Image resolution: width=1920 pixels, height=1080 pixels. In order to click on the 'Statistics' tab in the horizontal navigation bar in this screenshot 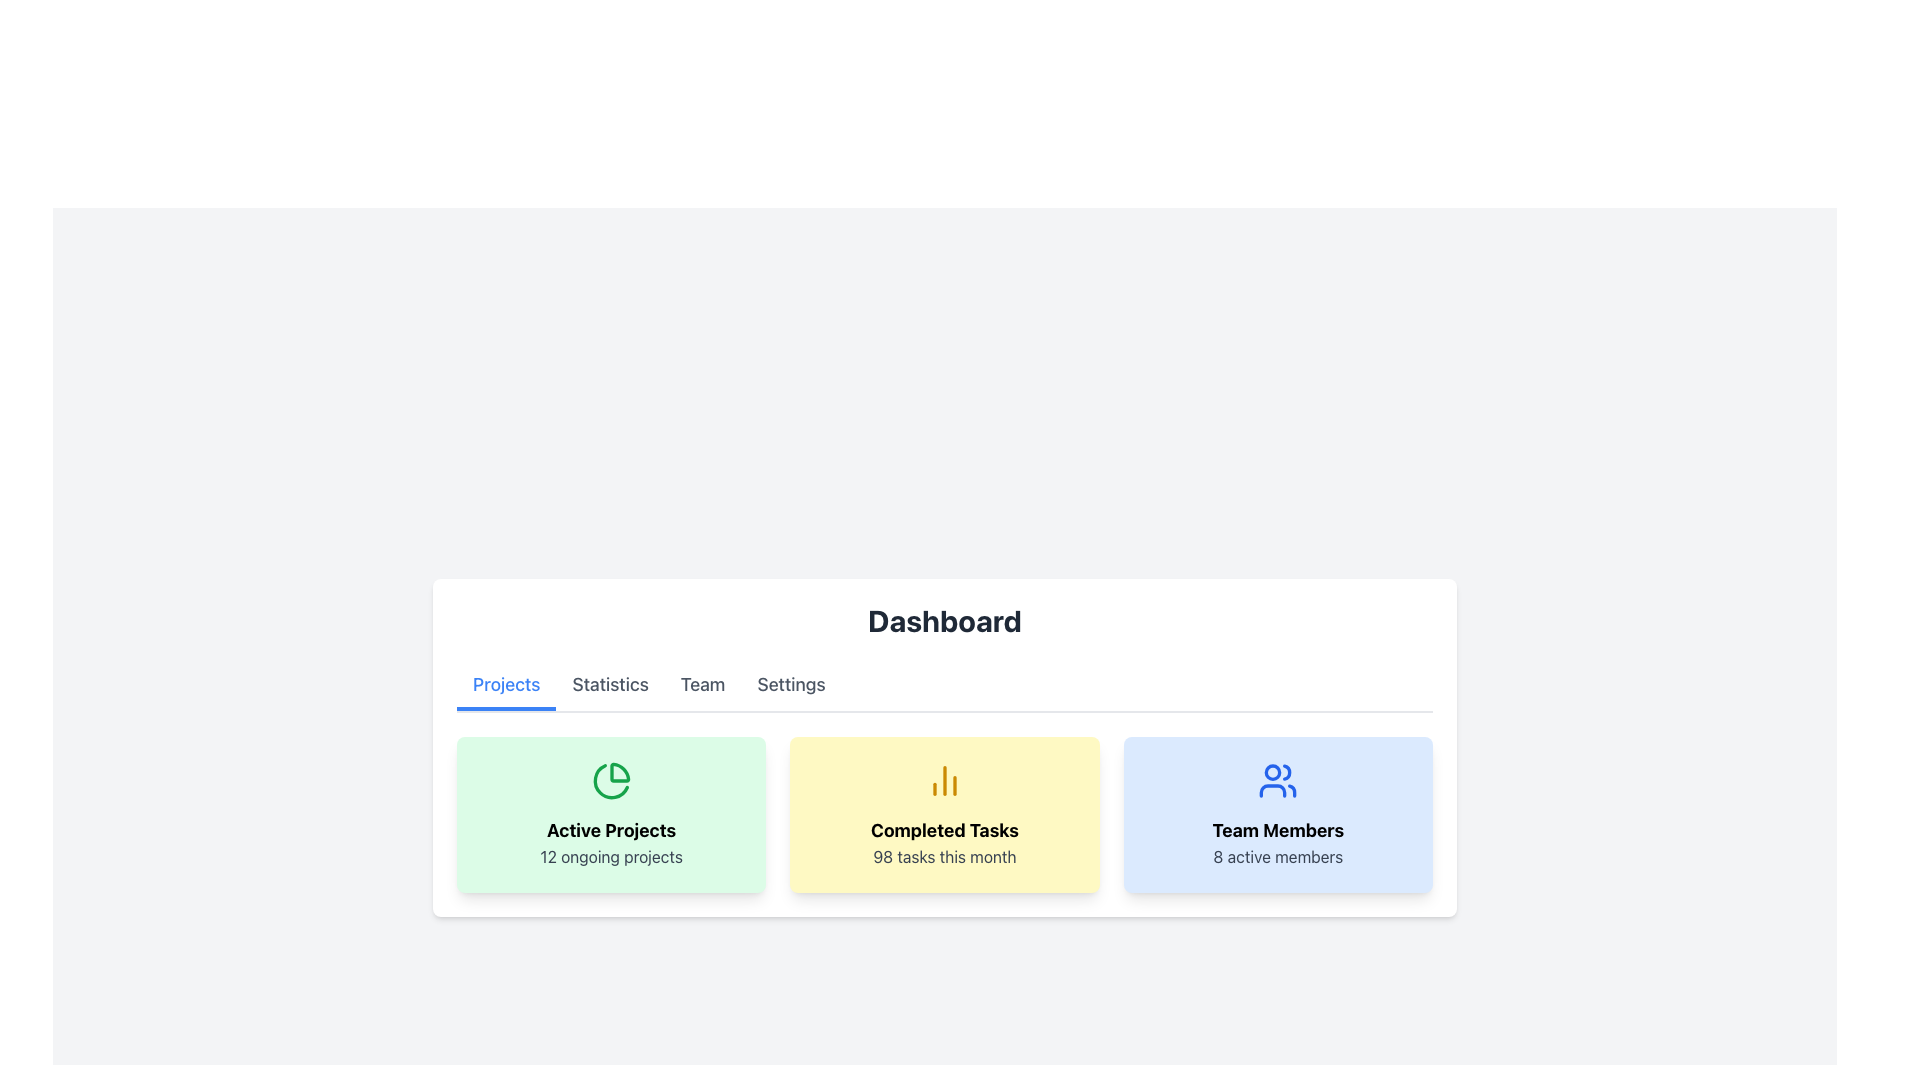, I will do `click(609, 685)`.